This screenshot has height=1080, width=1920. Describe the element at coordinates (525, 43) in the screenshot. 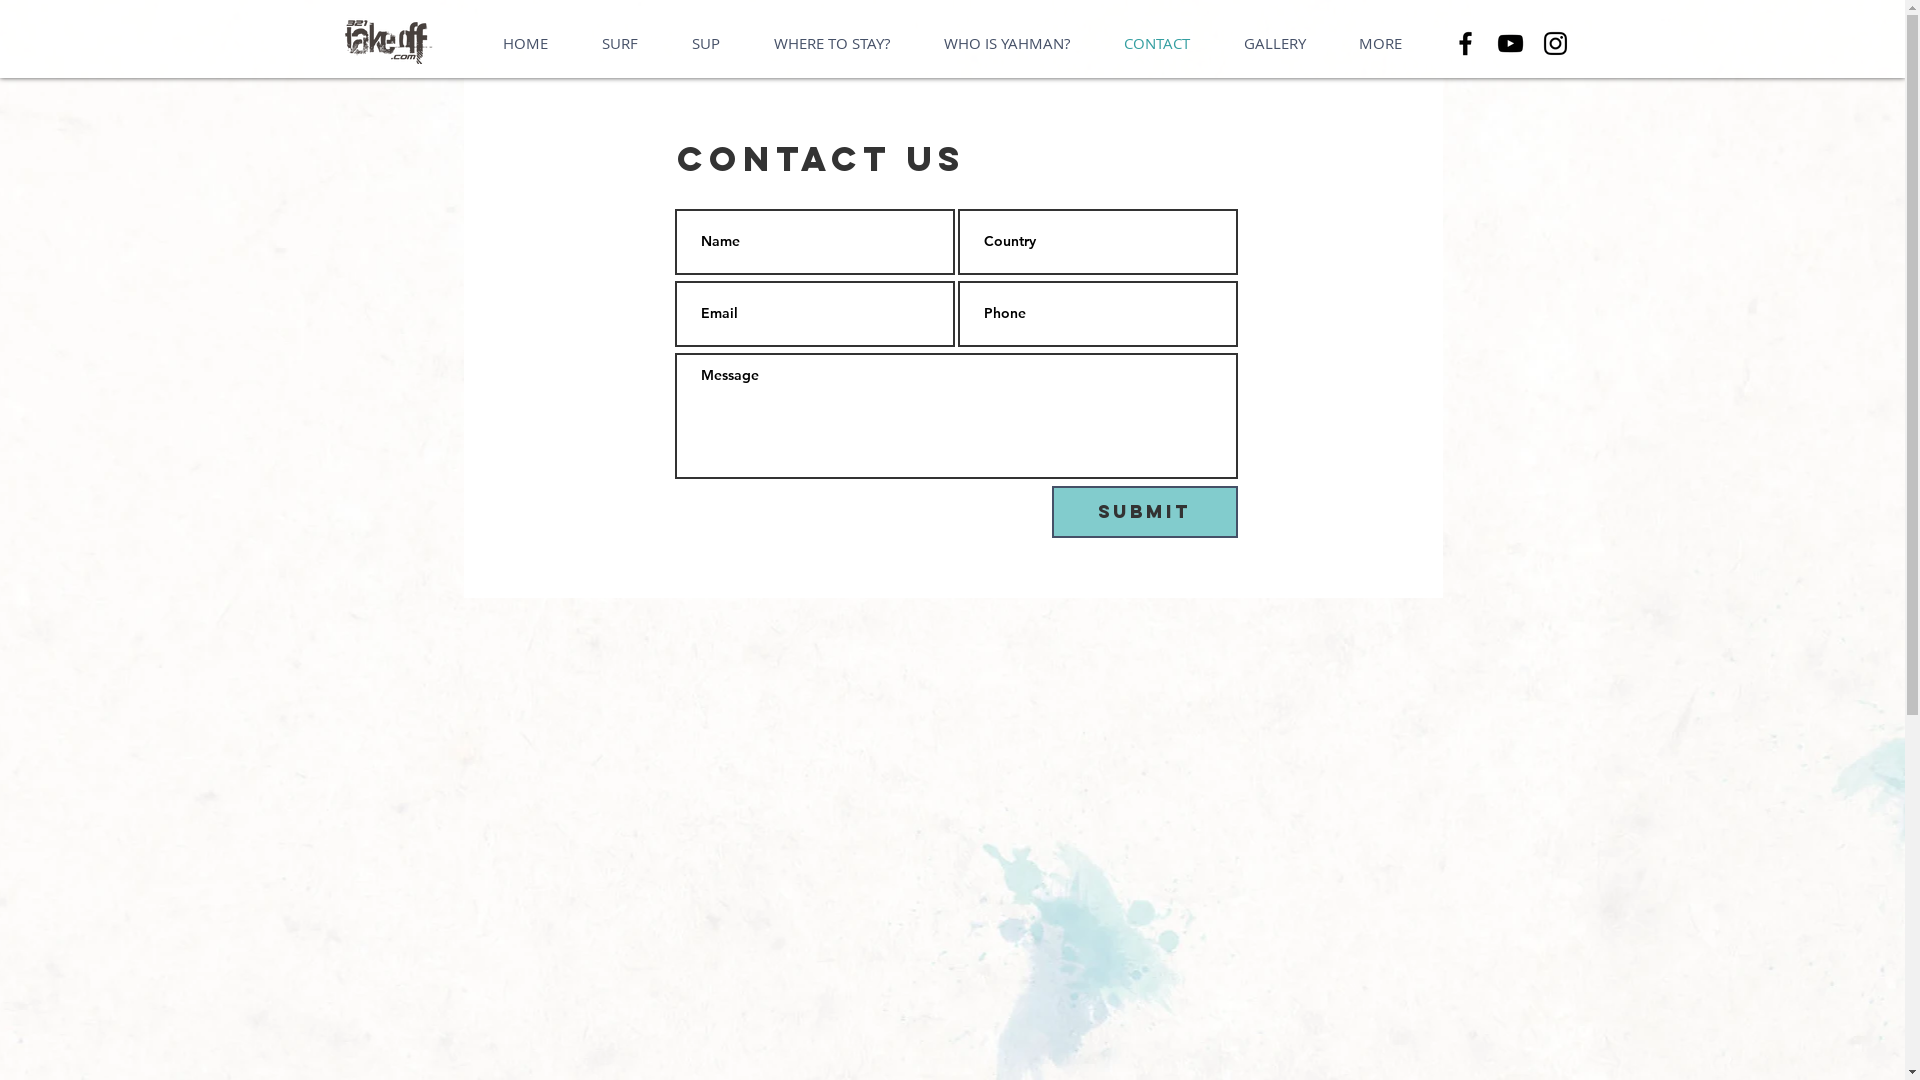

I see `'HOME'` at that location.